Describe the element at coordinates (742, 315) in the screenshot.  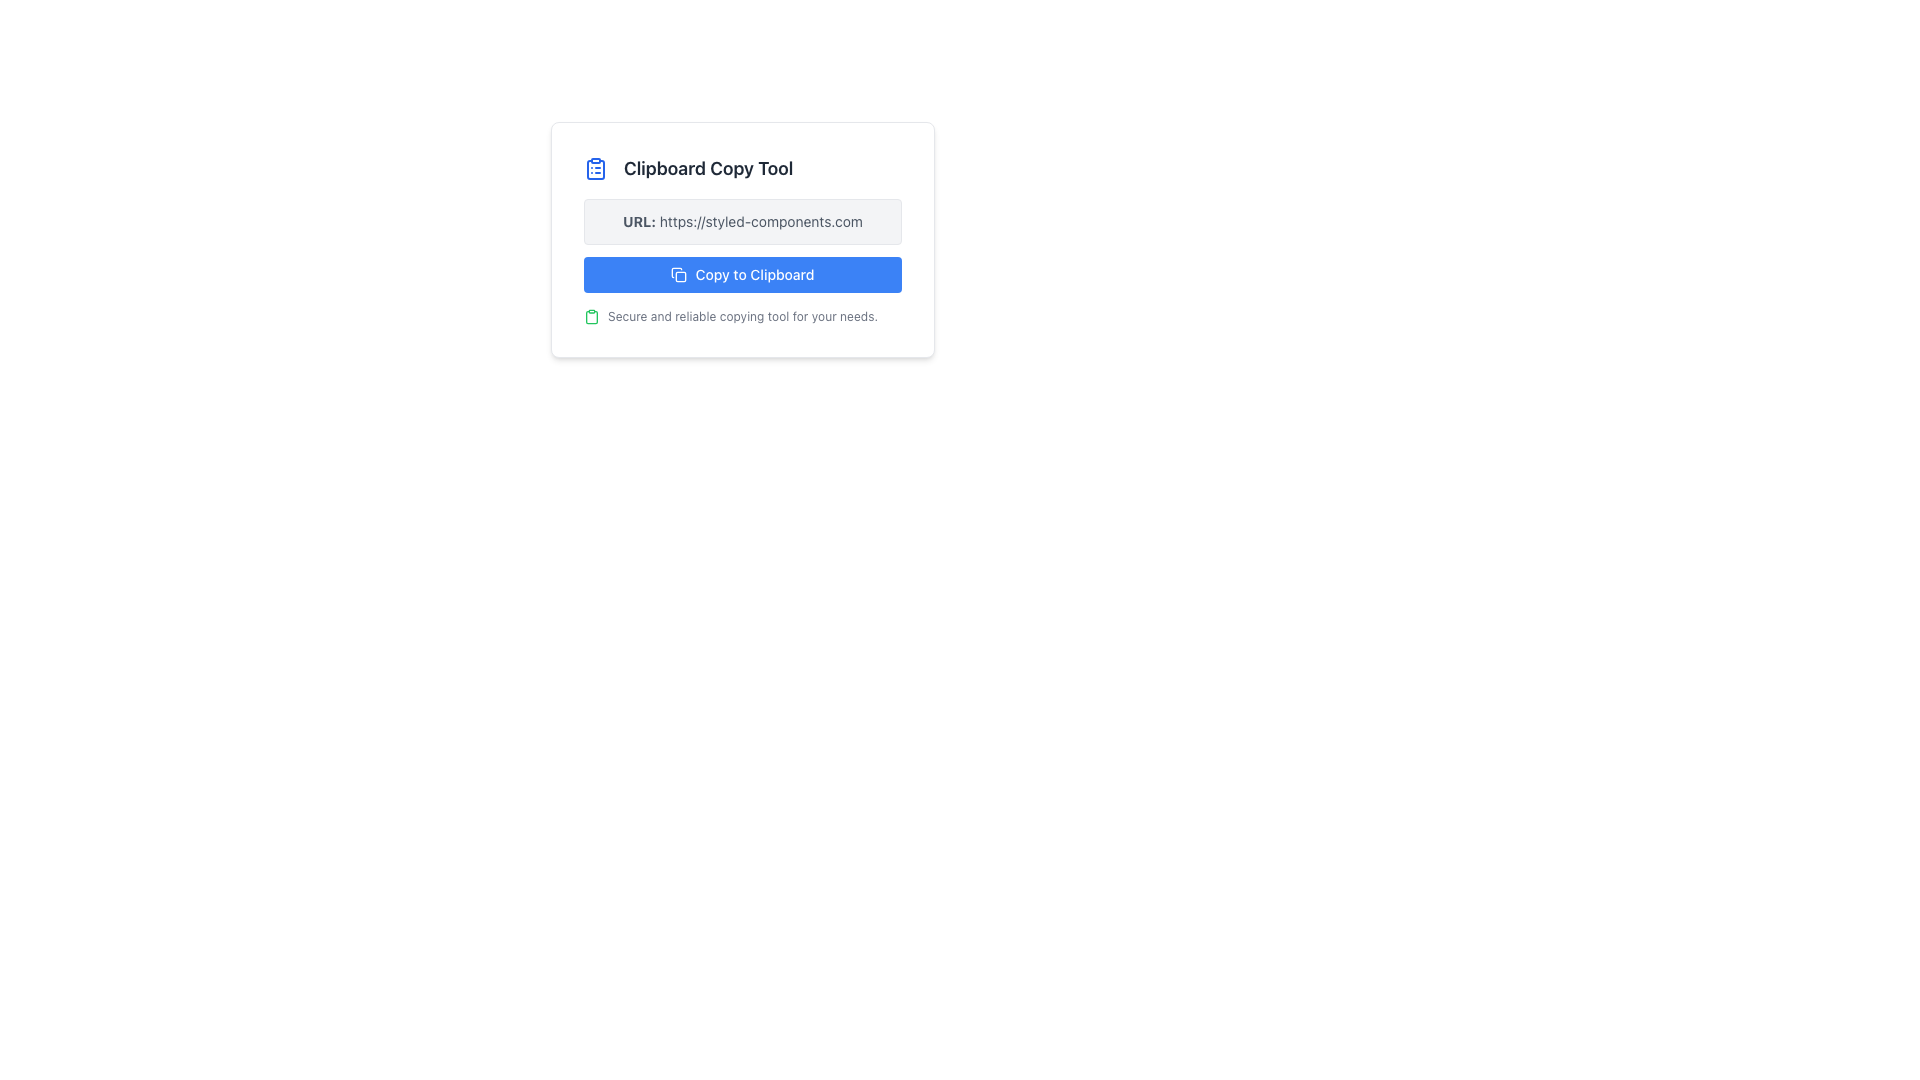
I see `the Text Label with Icon that provides information about the clipboard copying tool, located below the 'Copy to Clipboard' button` at that location.